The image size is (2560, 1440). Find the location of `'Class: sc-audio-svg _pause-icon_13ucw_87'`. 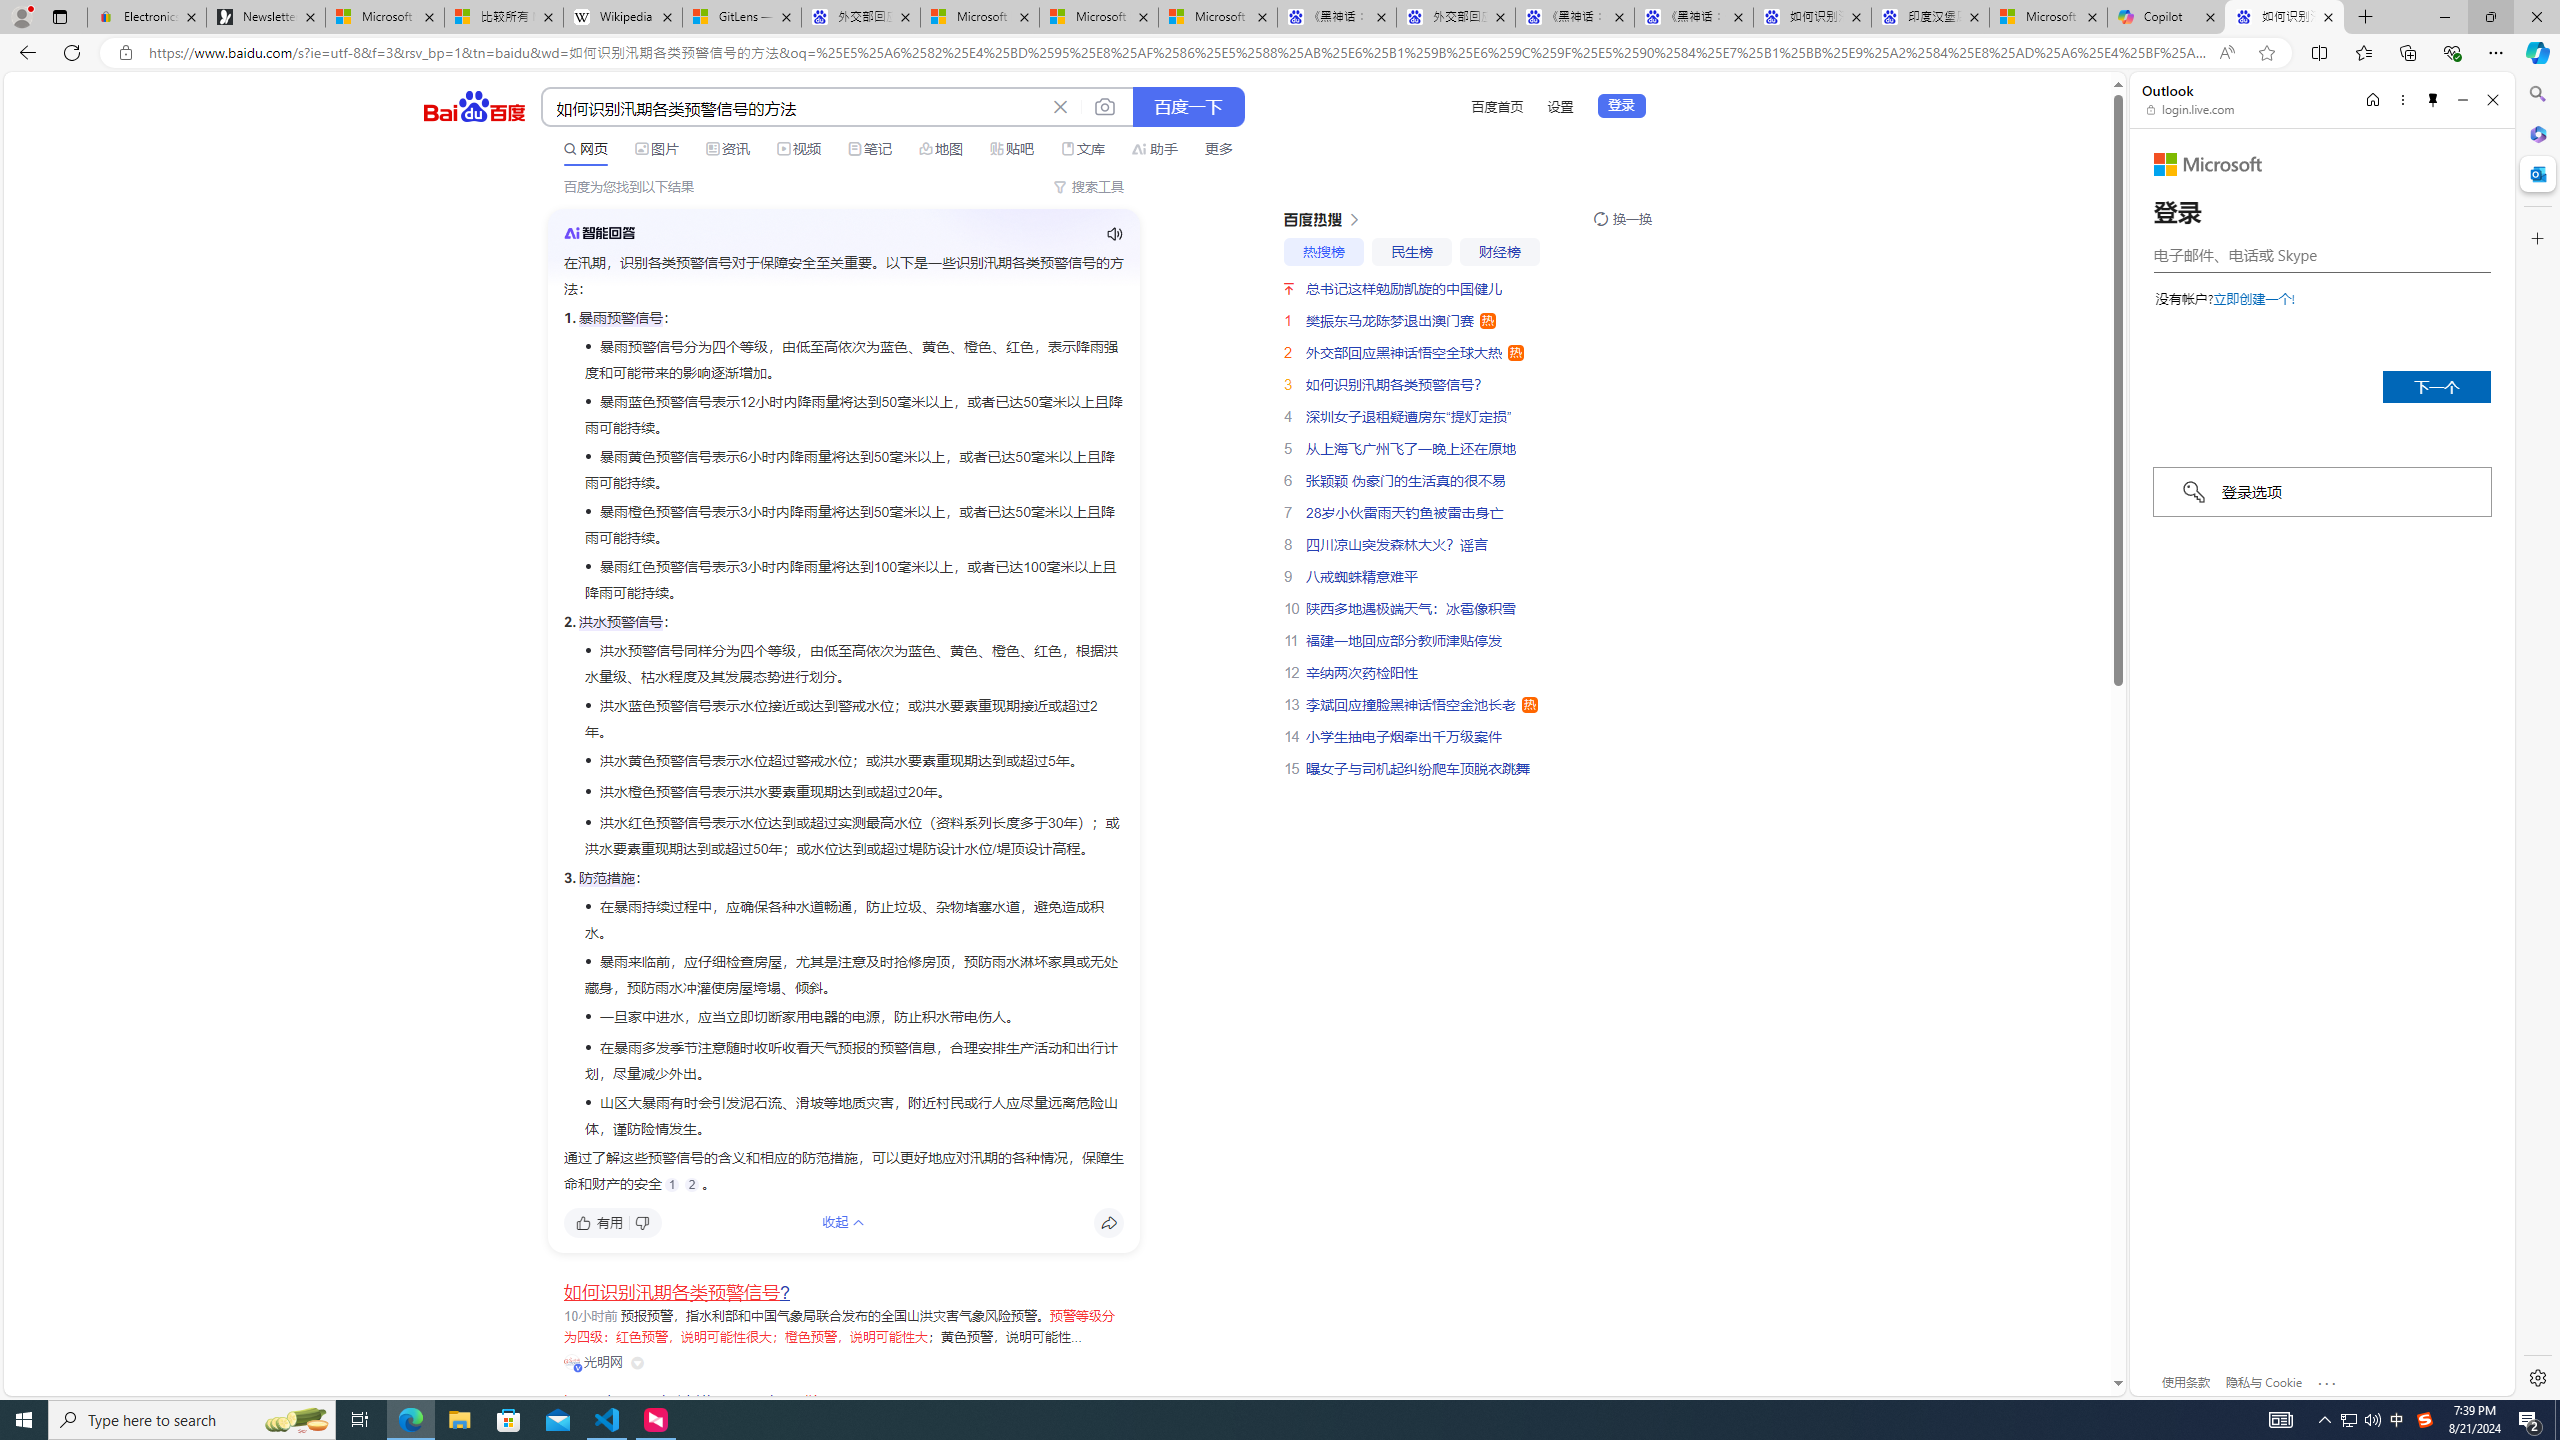

'Class: sc-audio-svg _pause-icon_13ucw_87' is located at coordinates (1113, 233).